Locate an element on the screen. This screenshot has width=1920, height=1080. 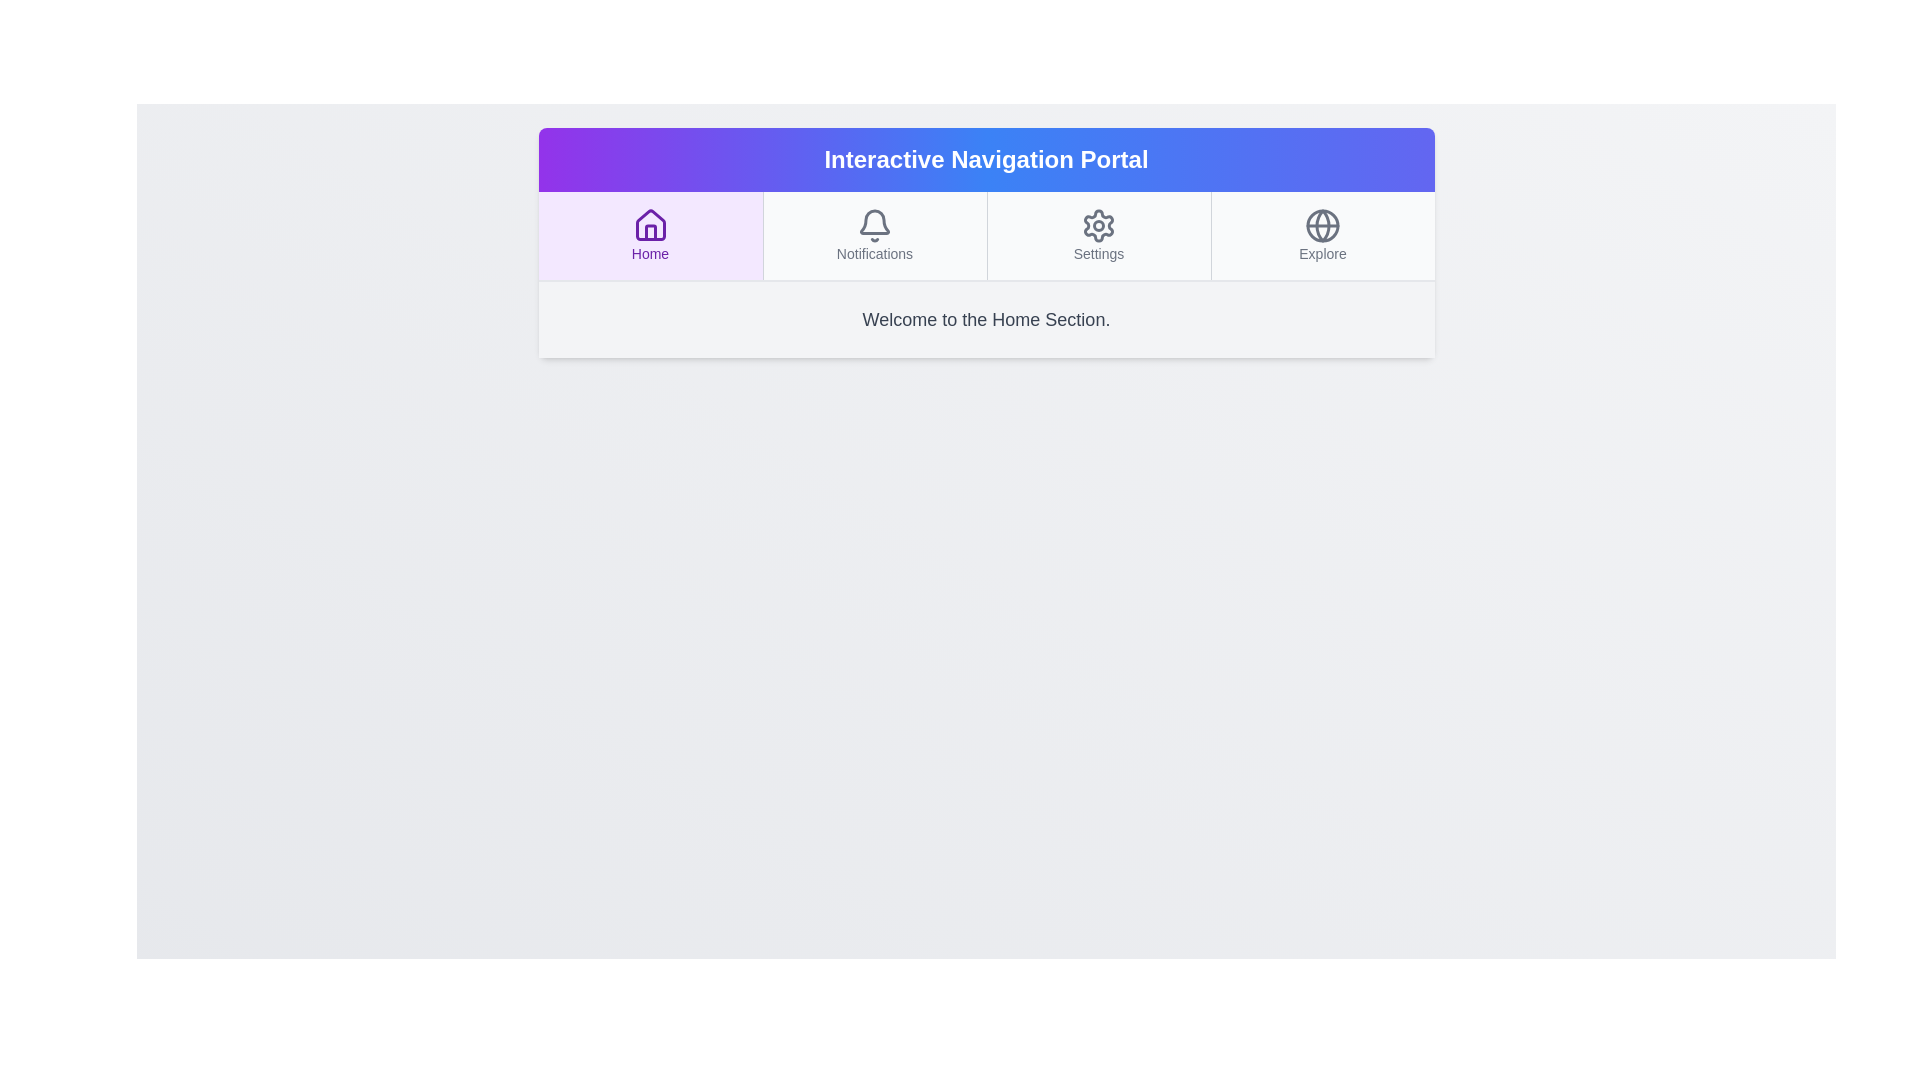
the SVG circle element that serves as a visual decoration within the settings icon located in the navigation bar is located at coordinates (1098, 225).